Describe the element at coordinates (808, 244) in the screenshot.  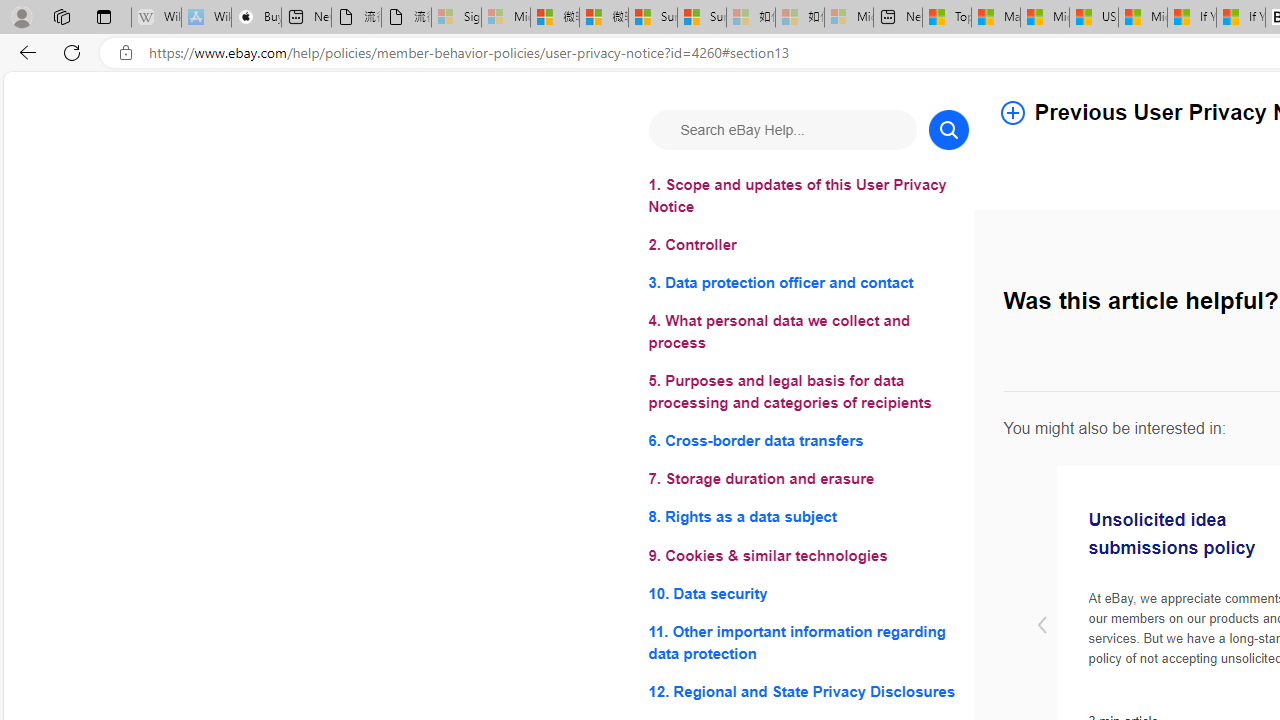
I see `'2. Controller'` at that location.